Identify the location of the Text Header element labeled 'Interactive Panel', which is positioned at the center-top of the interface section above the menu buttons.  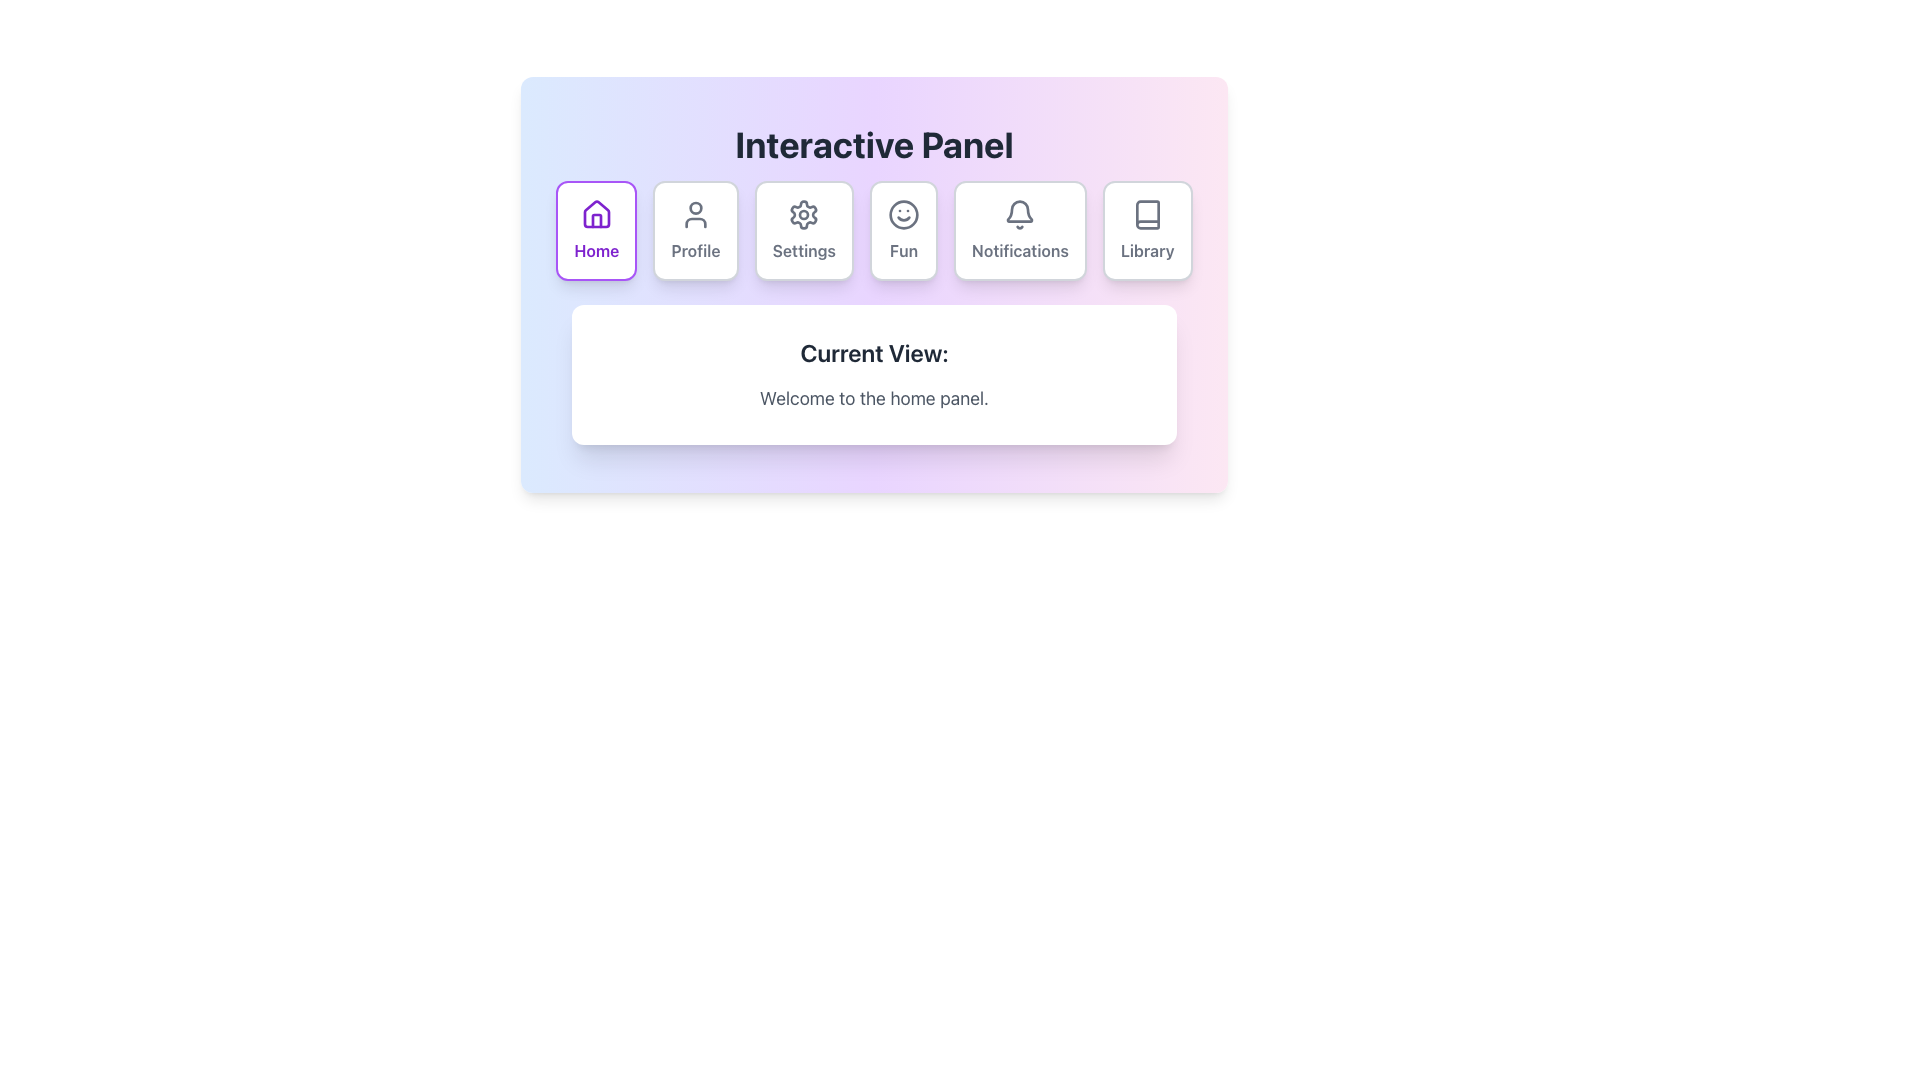
(874, 144).